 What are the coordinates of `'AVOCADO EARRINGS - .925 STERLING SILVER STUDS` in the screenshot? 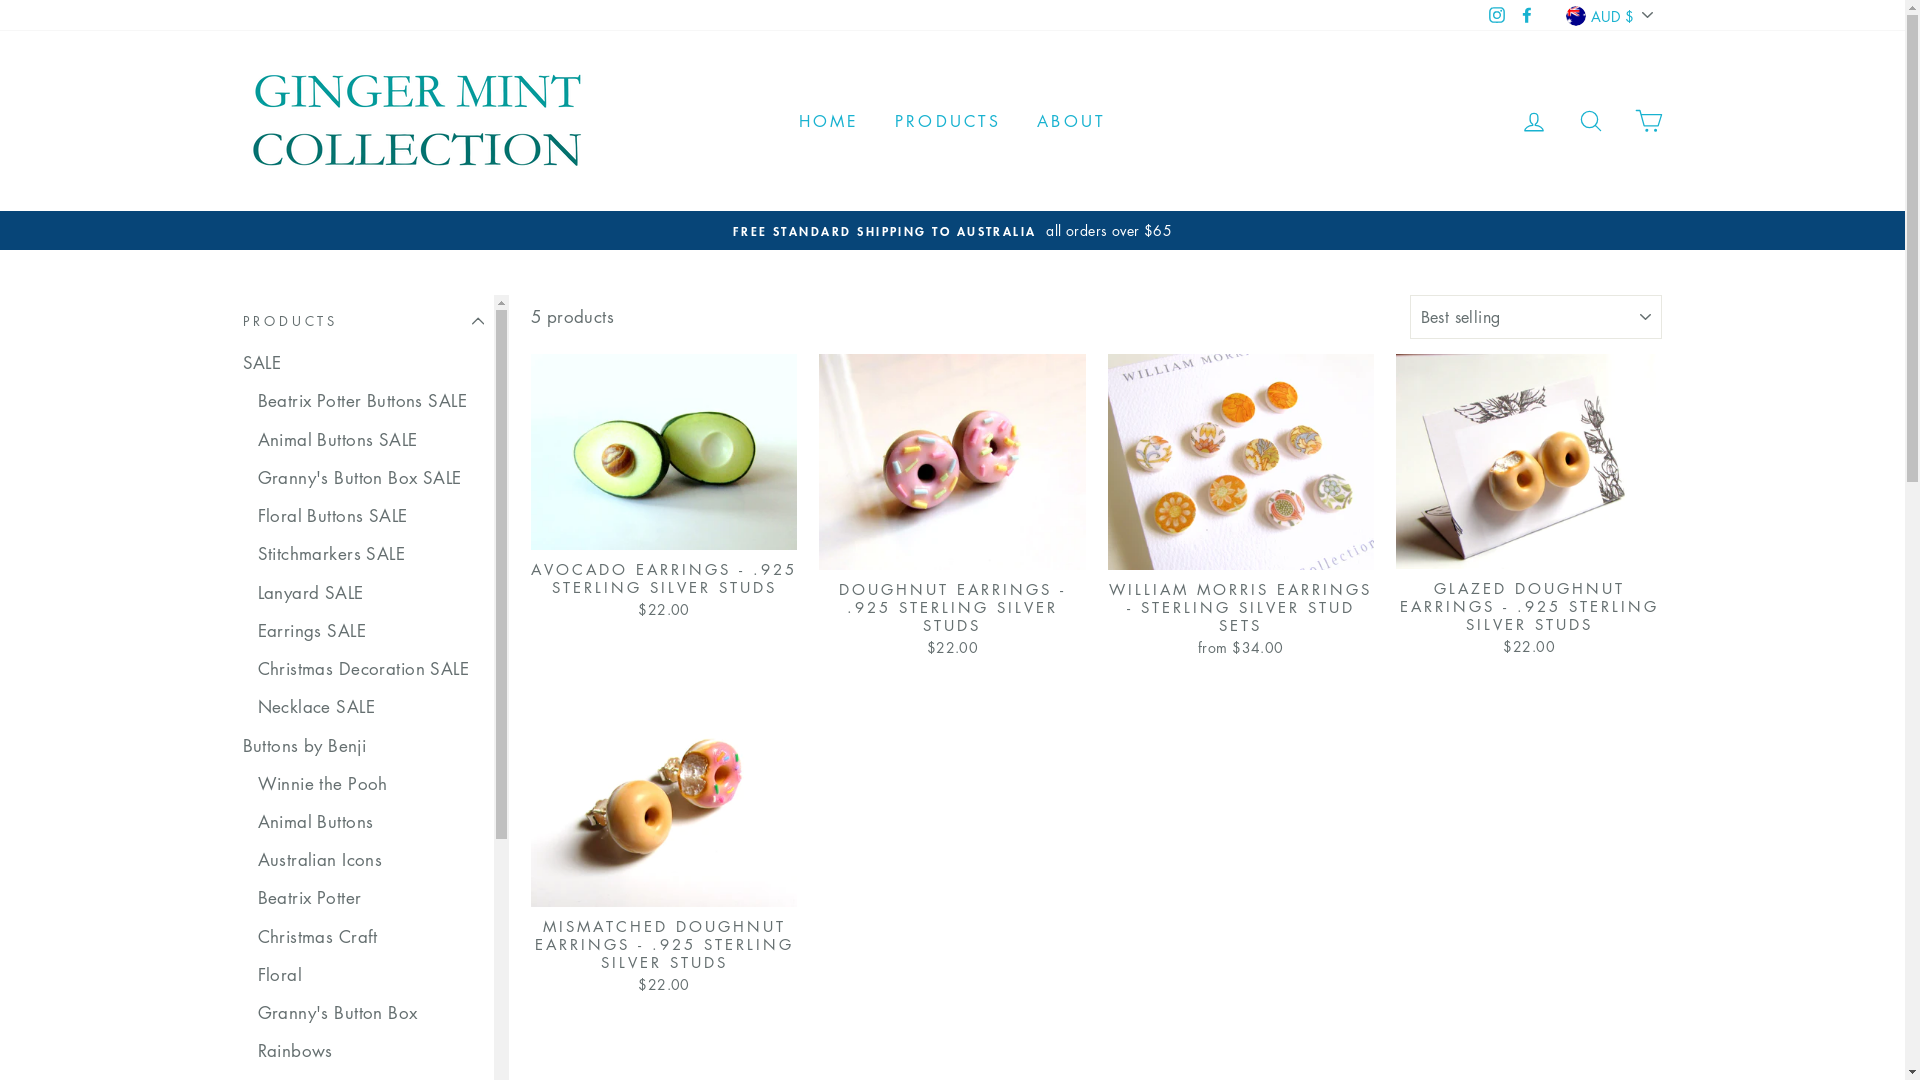 It's located at (663, 489).